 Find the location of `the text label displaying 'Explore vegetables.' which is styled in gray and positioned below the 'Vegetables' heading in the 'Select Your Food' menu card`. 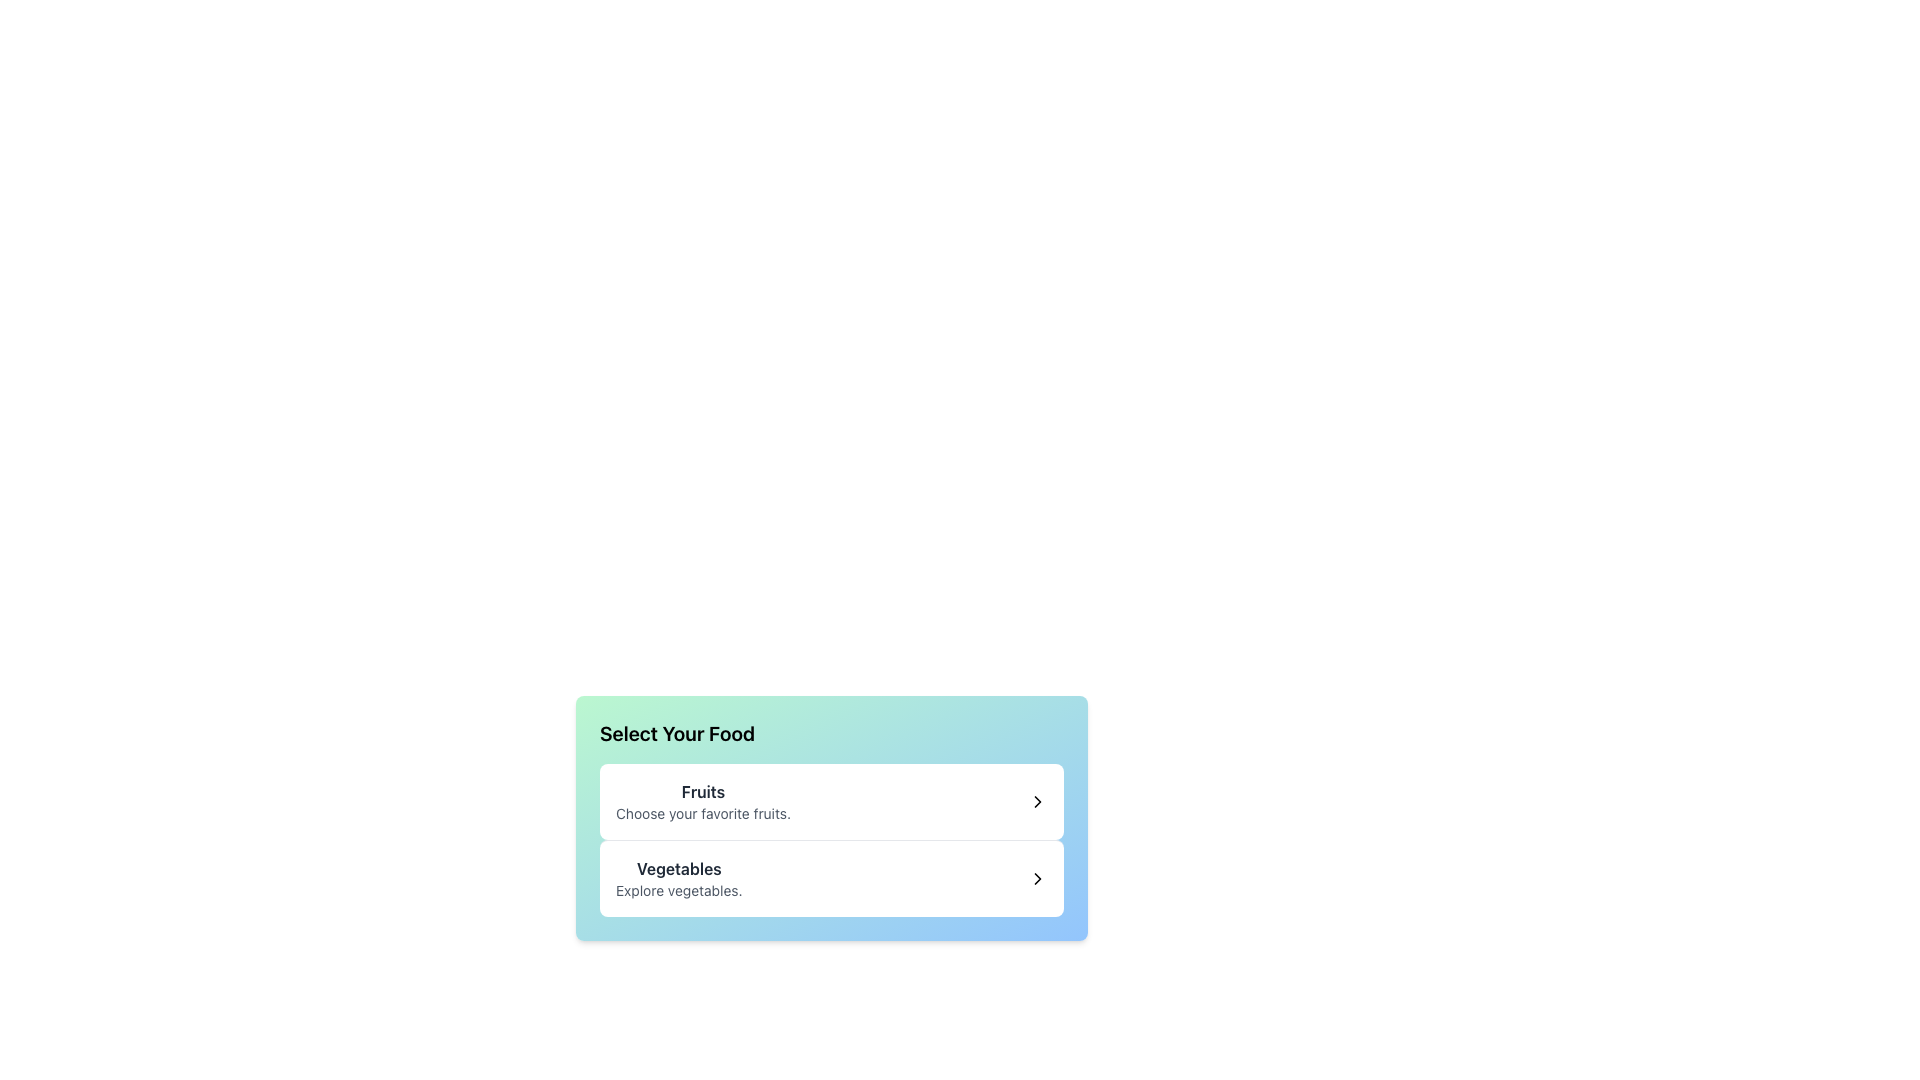

the text label displaying 'Explore vegetables.' which is styled in gray and positioned below the 'Vegetables' heading in the 'Select Your Food' menu card is located at coordinates (679, 890).